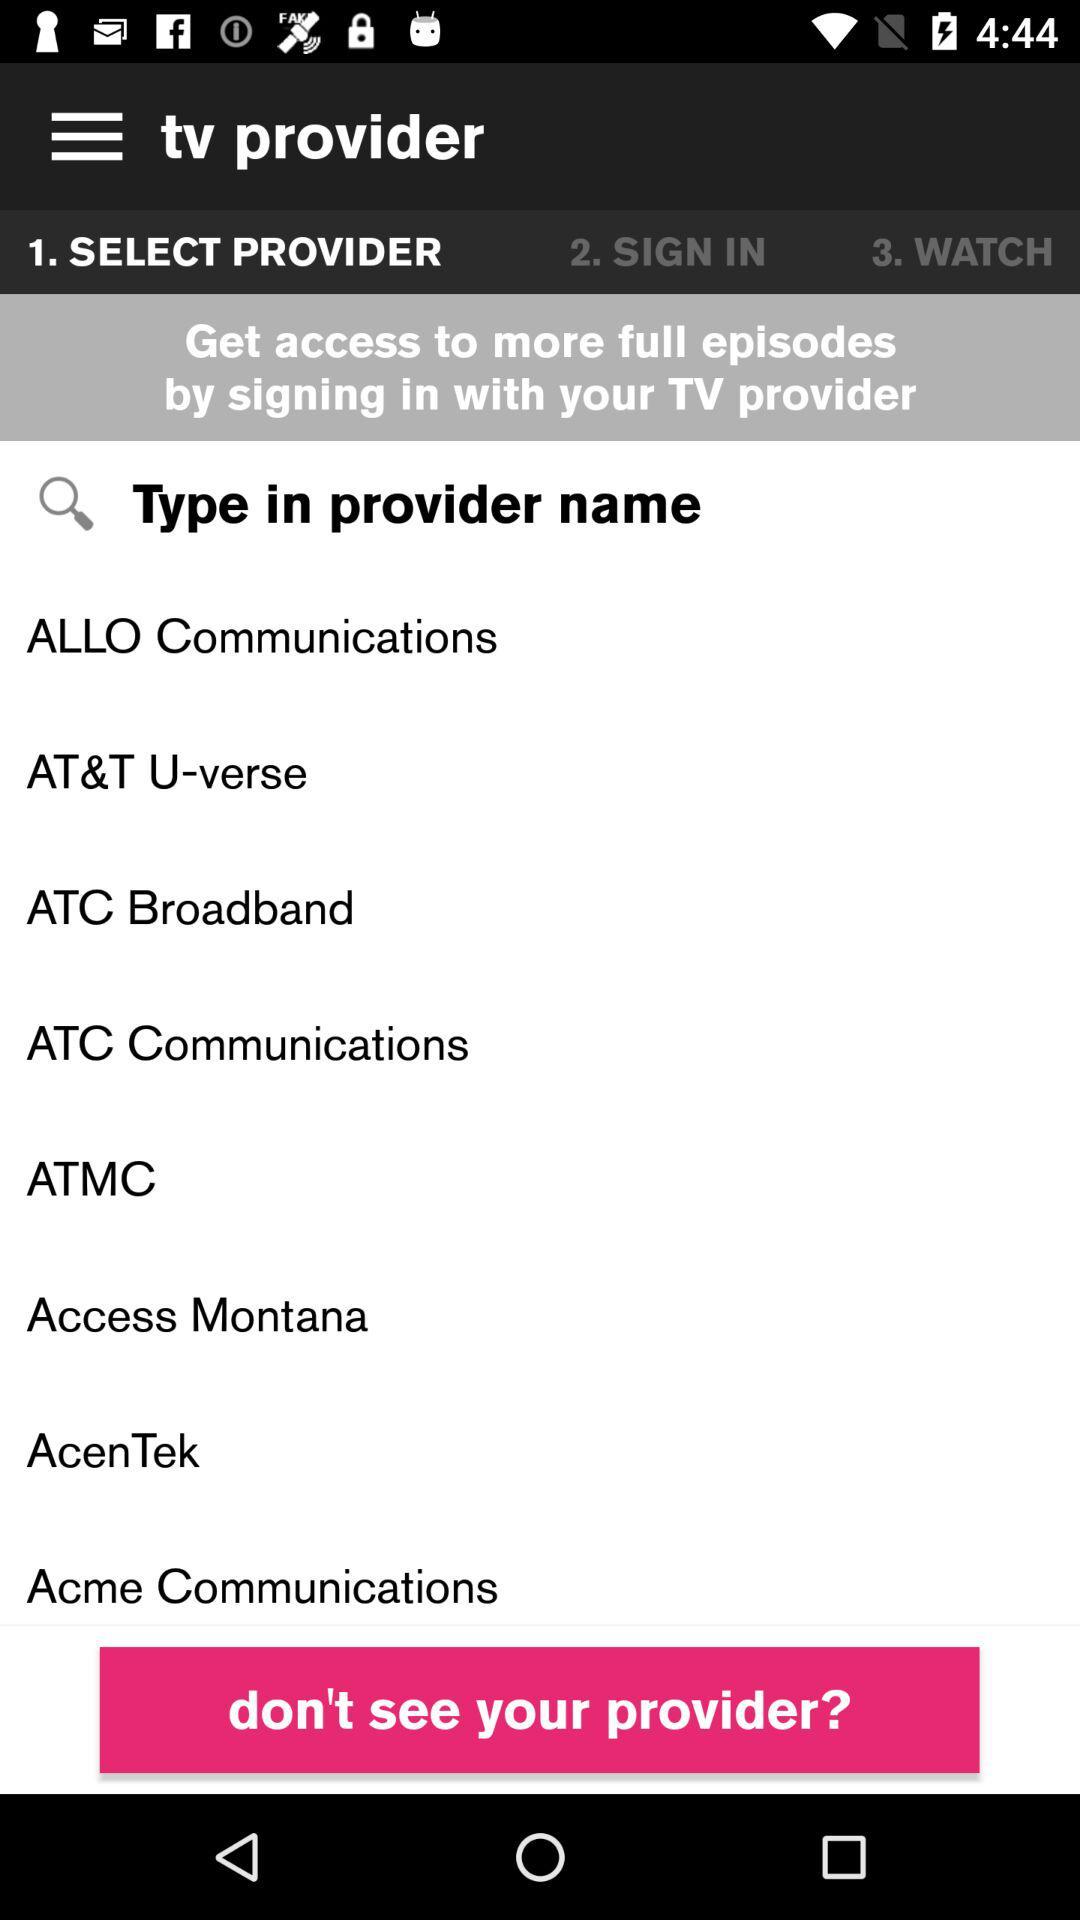 This screenshot has width=1080, height=1920. What do you see at coordinates (79, 135) in the screenshot?
I see `this is television advertisement` at bounding box center [79, 135].